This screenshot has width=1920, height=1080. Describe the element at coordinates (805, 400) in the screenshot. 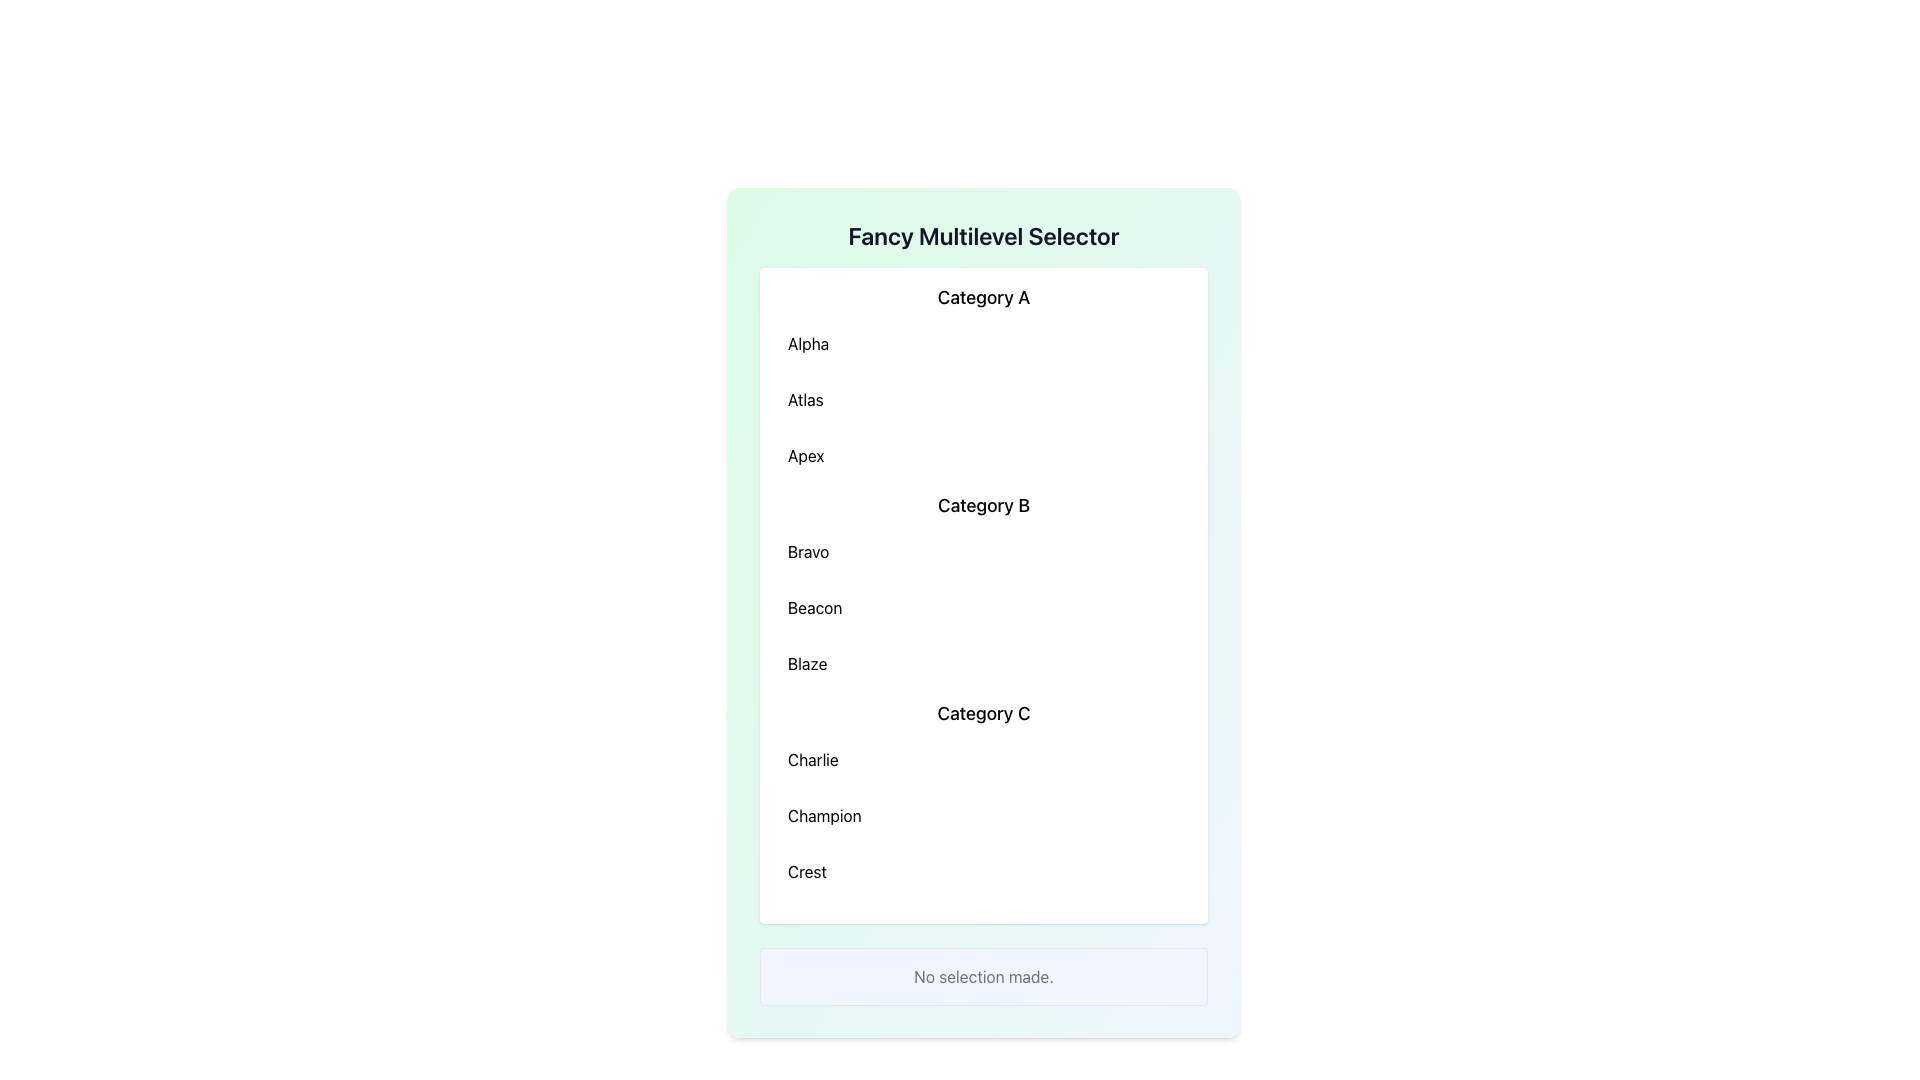

I see `the text label displaying 'Atlas', the second item in the vertical list under 'Category A'` at that location.